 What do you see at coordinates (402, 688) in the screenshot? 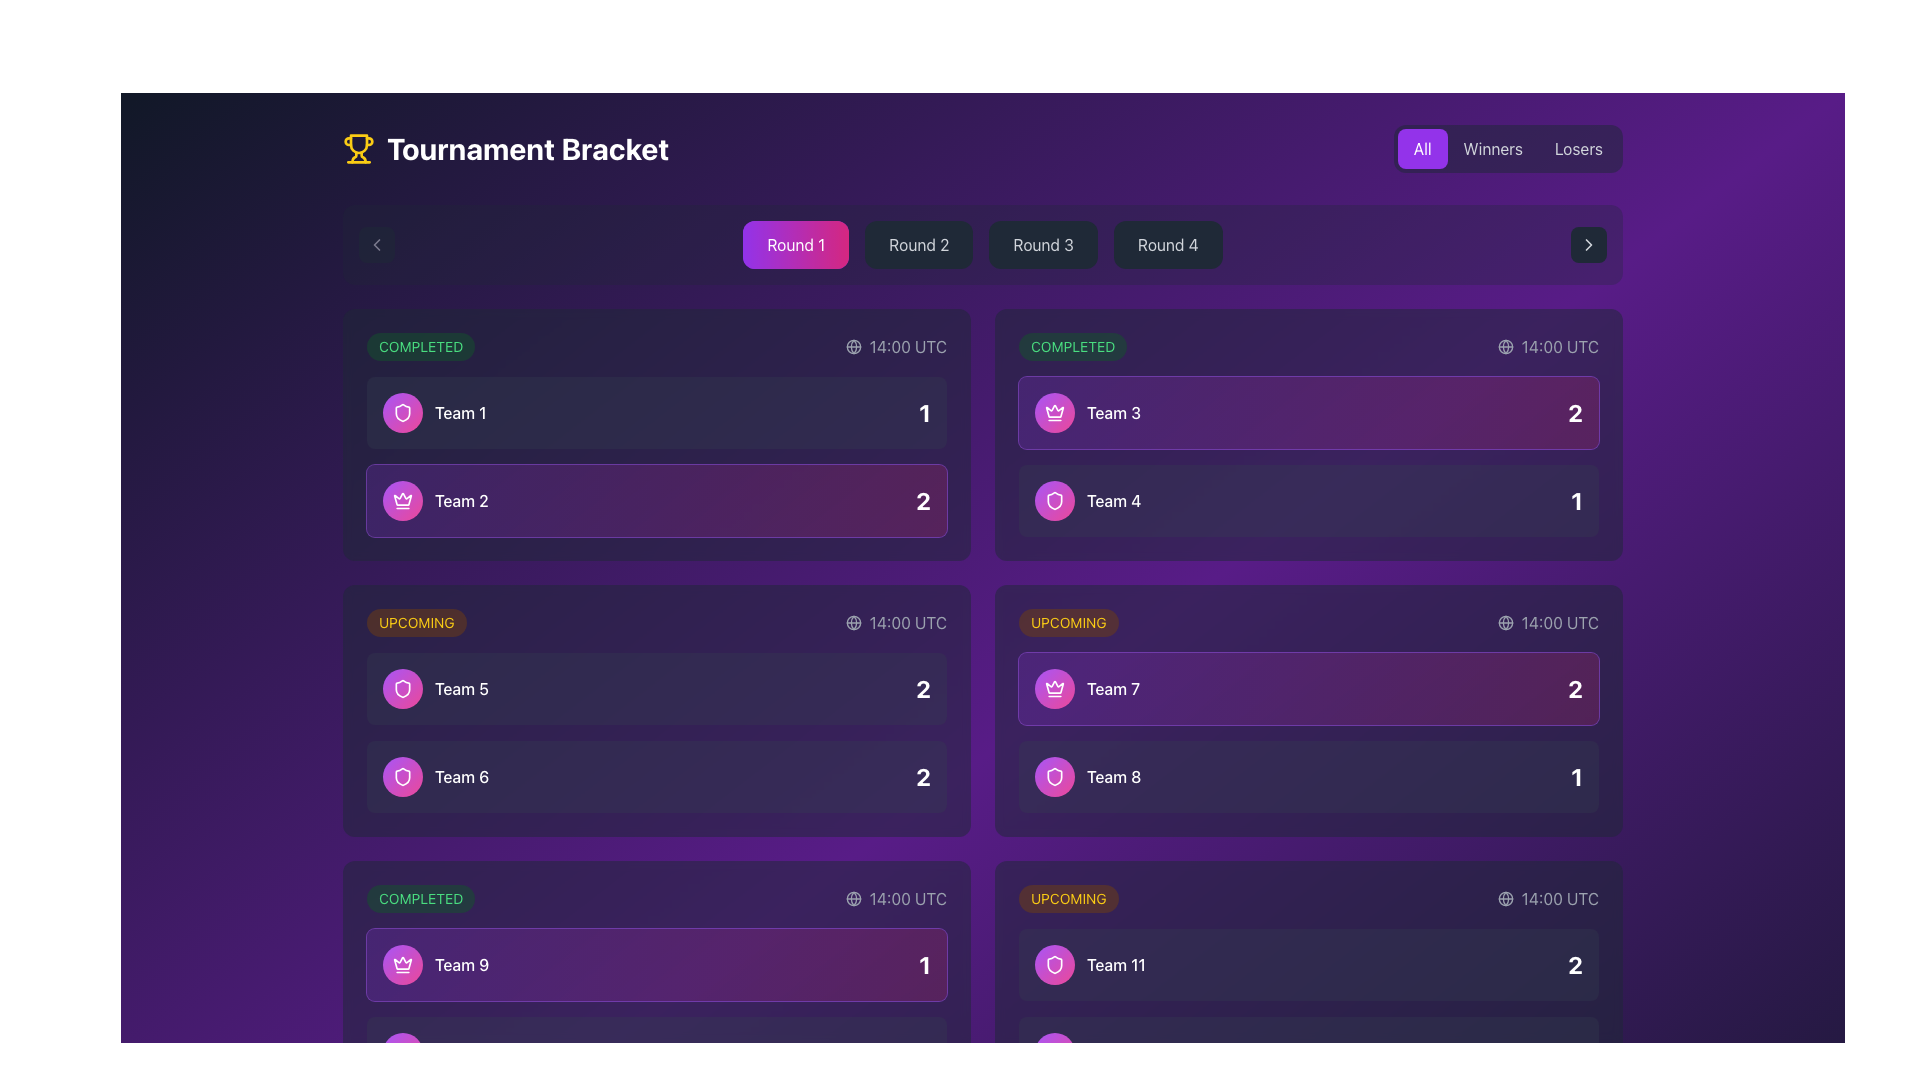
I see `the shield-shaped vector icon with a white outline, located within the purple circular background, above the text 'Team 6,'` at bounding box center [402, 688].